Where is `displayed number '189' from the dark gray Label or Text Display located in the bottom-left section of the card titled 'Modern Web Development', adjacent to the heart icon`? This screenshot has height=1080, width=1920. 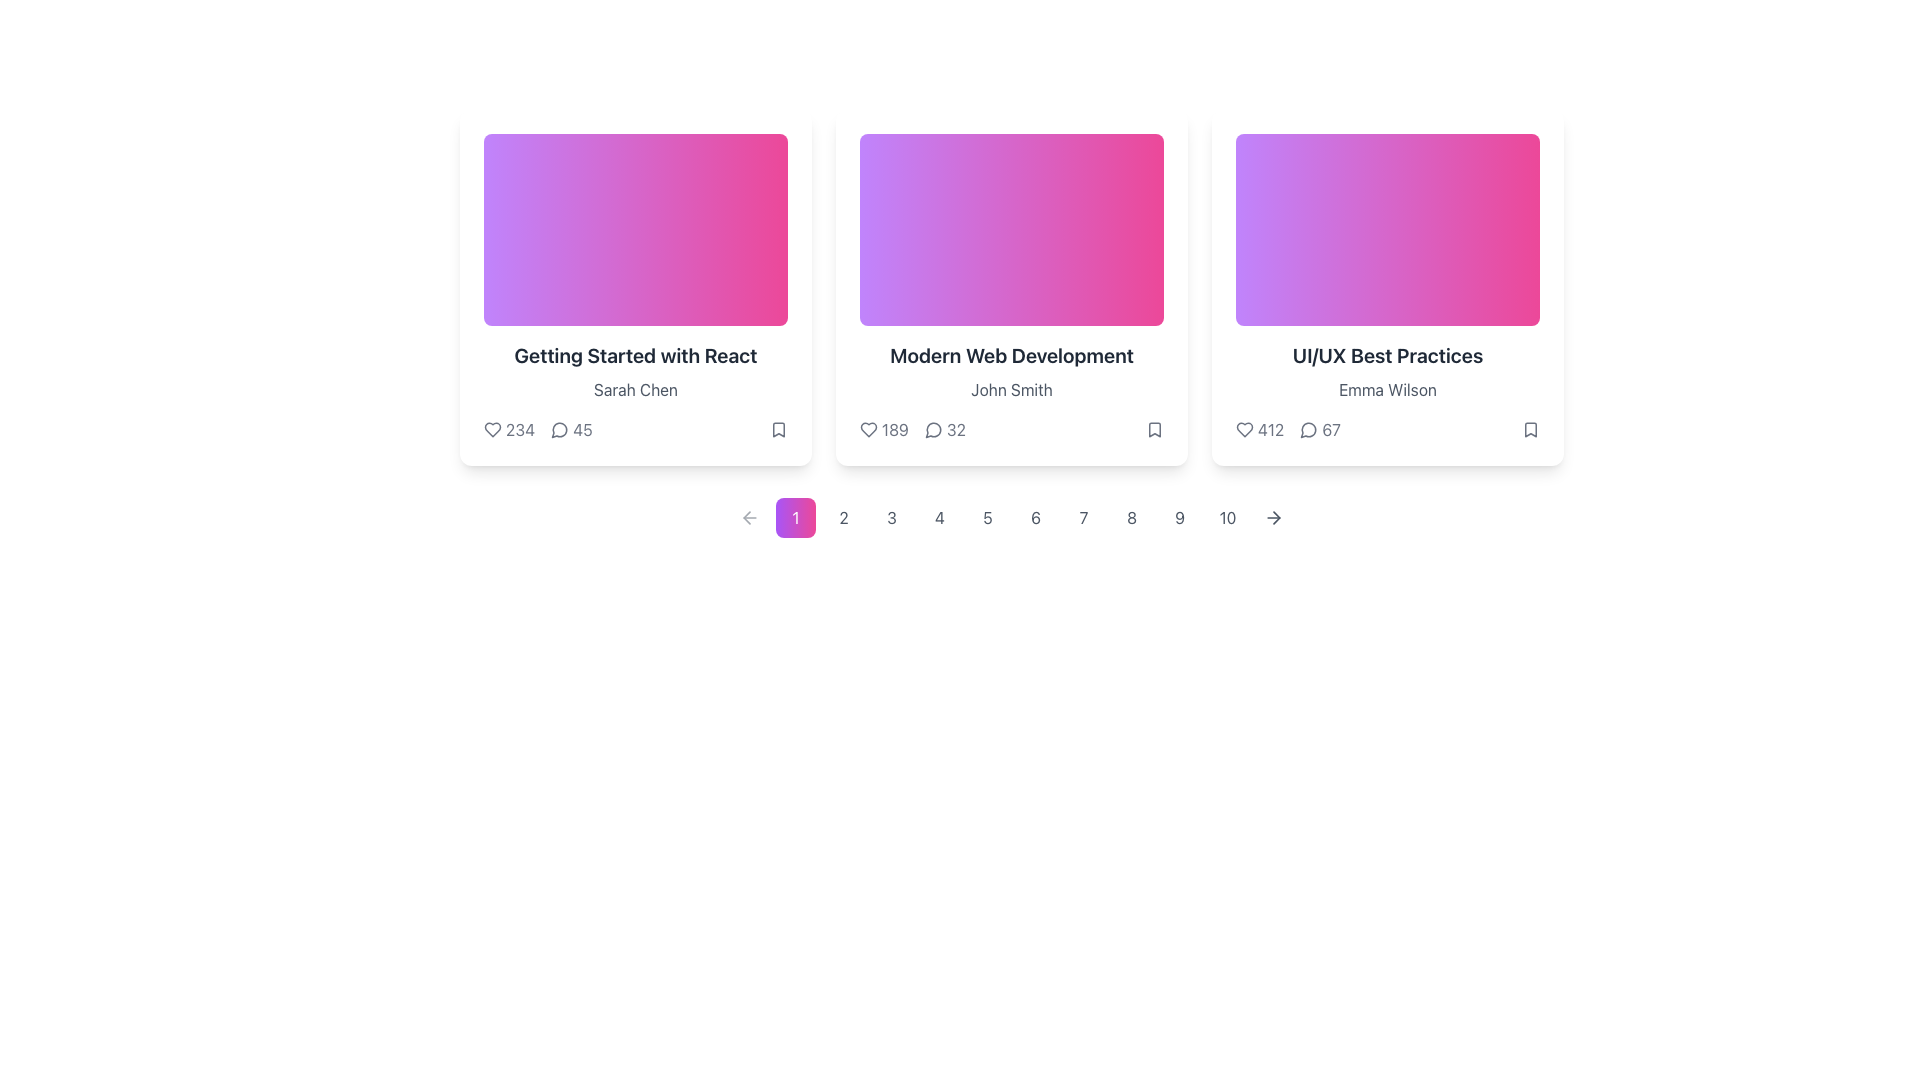
displayed number '189' from the dark gray Label or Text Display located in the bottom-left section of the card titled 'Modern Web Development', adjacent to the heart icon is located at coordinates (894, 428).